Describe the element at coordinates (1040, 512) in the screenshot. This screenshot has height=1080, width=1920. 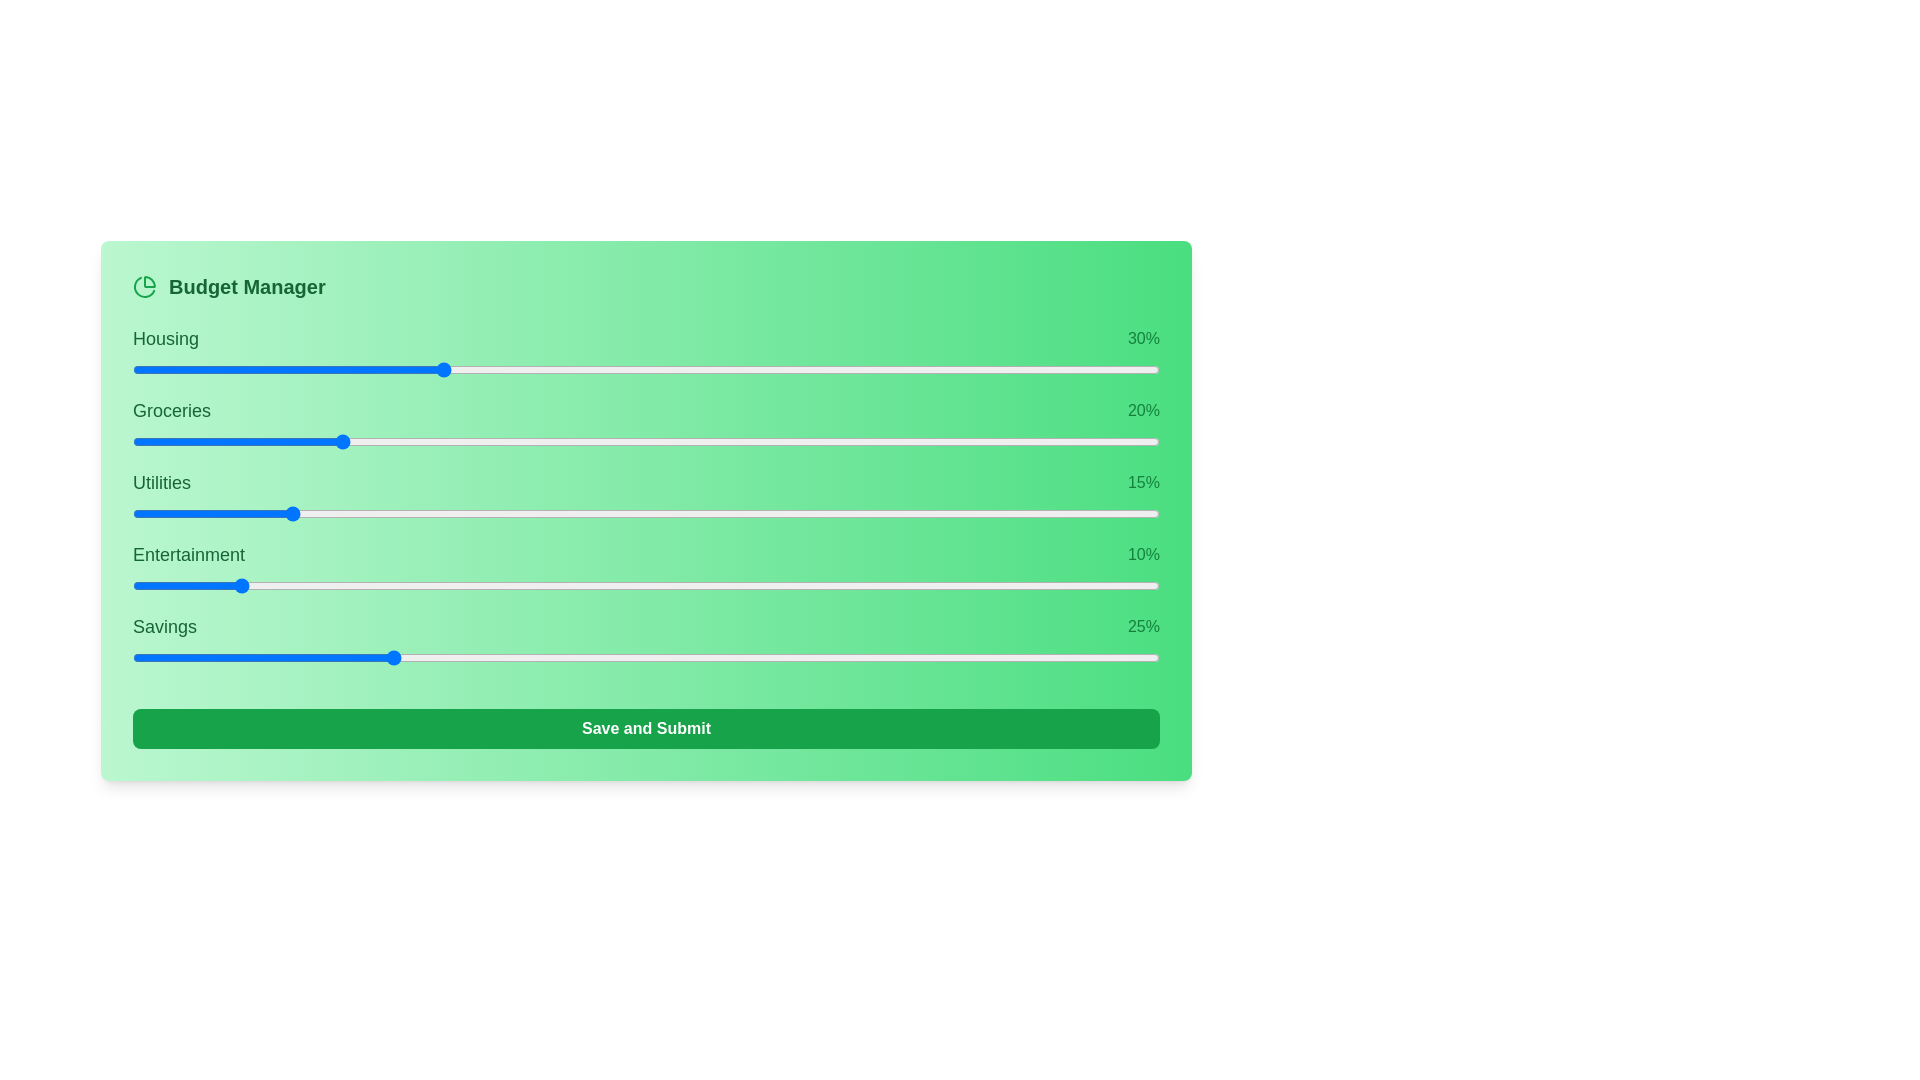
I see `the slider for 2 to 77% allocation` at that location.